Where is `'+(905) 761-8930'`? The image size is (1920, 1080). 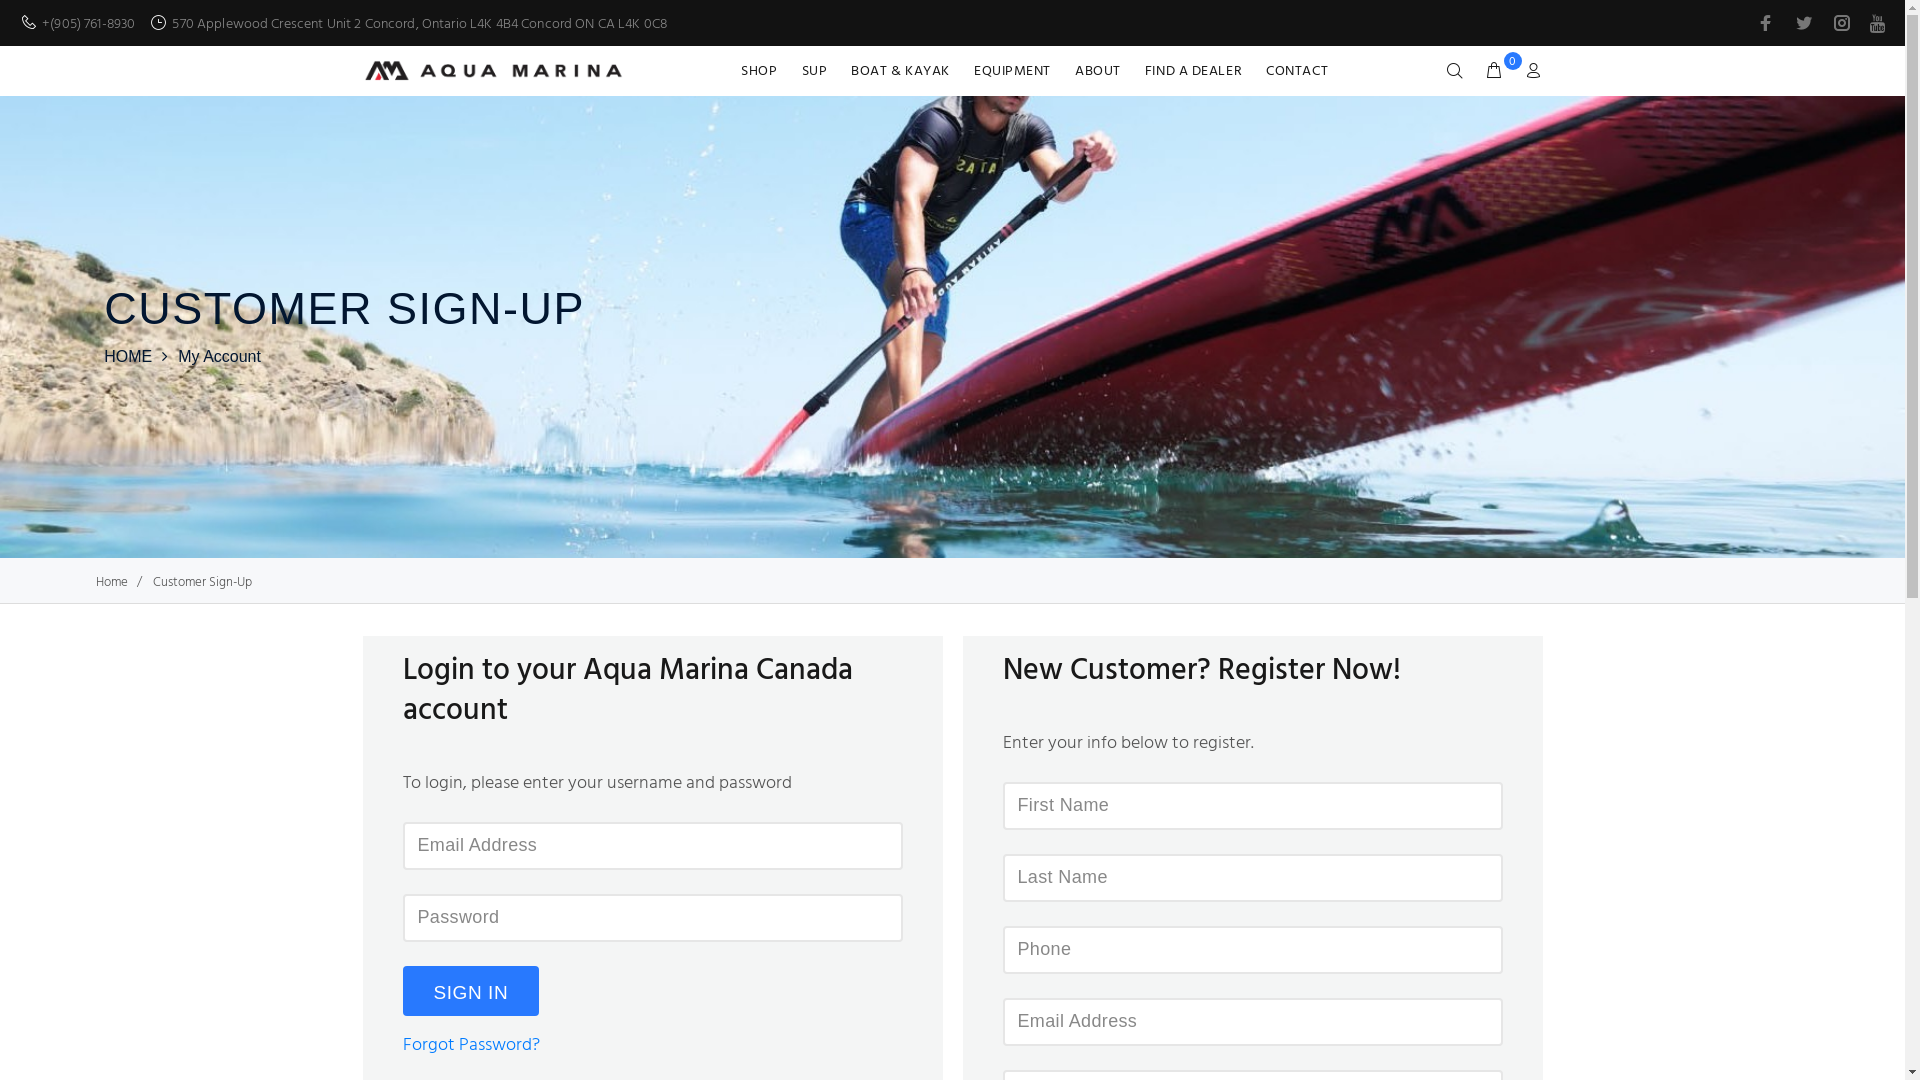 '+(905) 761-8930' is located at coordinates (87, 23).